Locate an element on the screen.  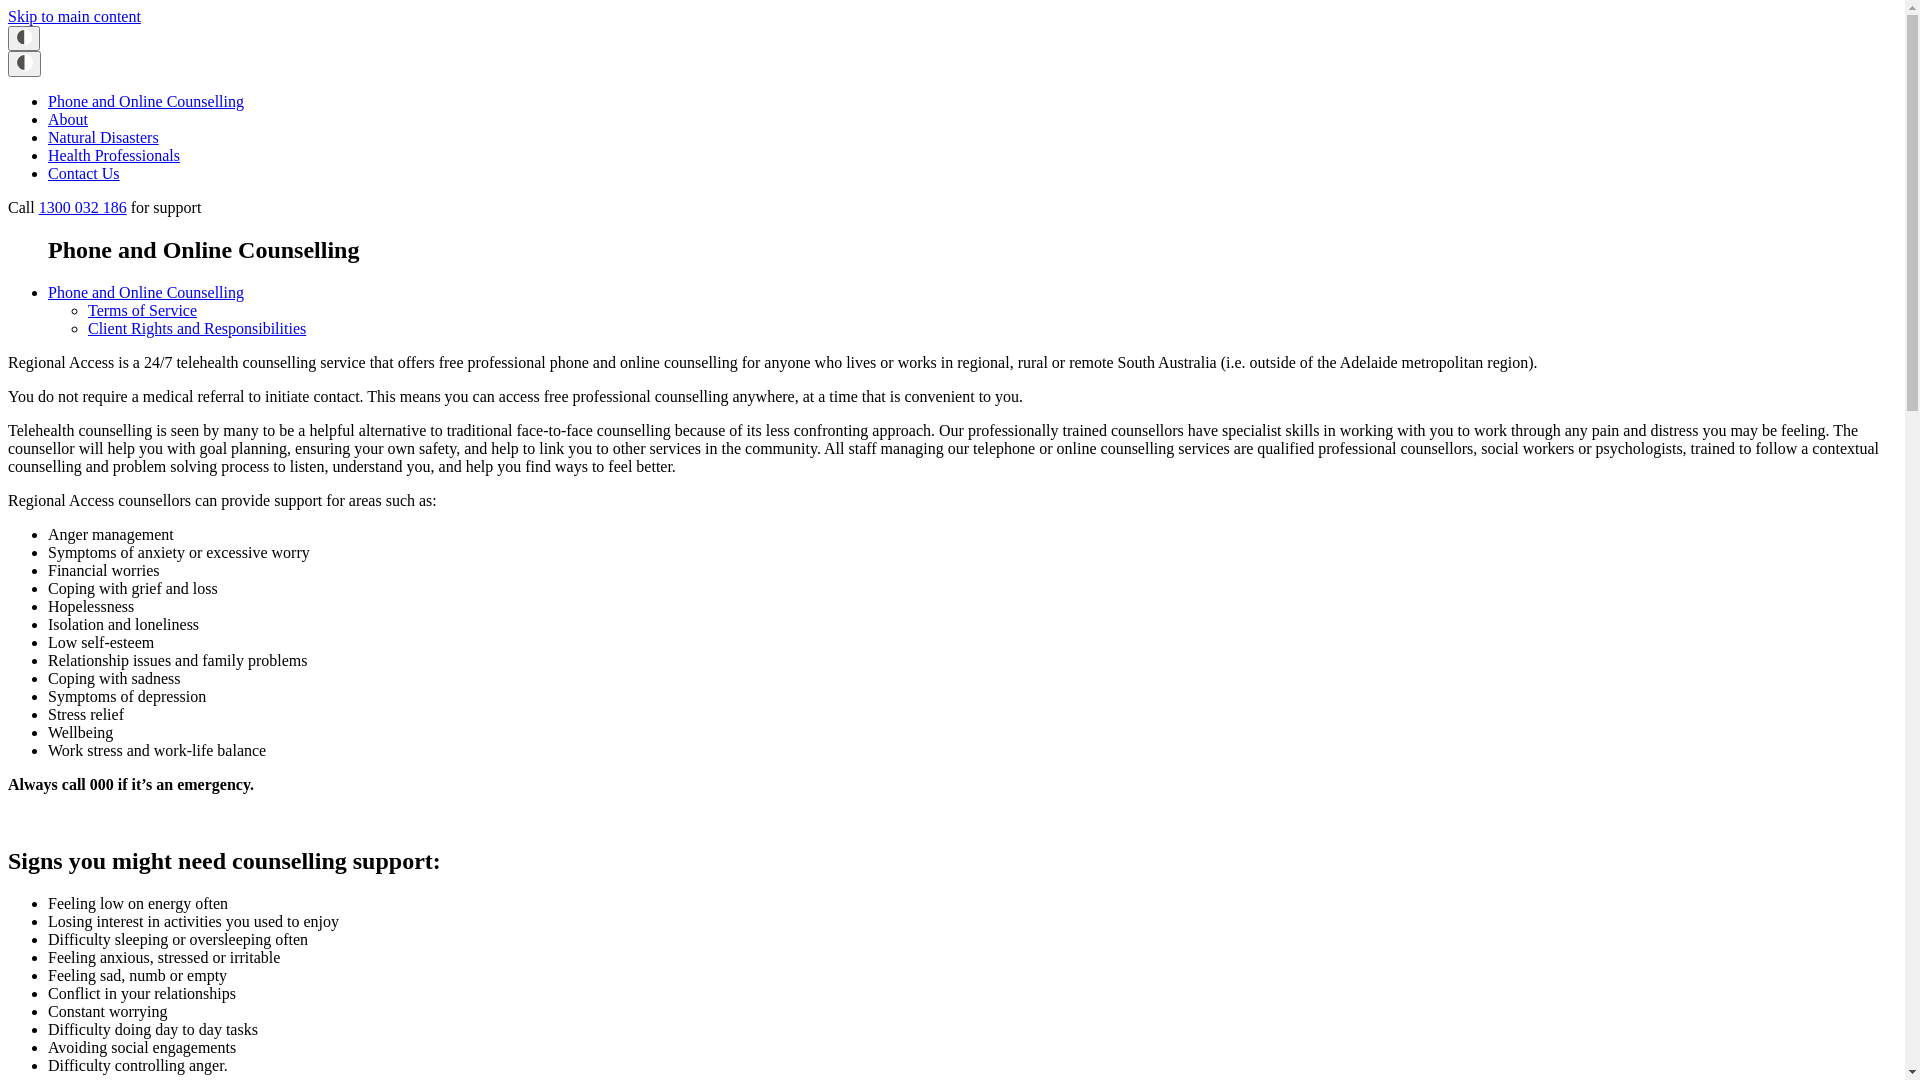
'Client Rights and Responsibilities' is located at coordinates (196, 327).